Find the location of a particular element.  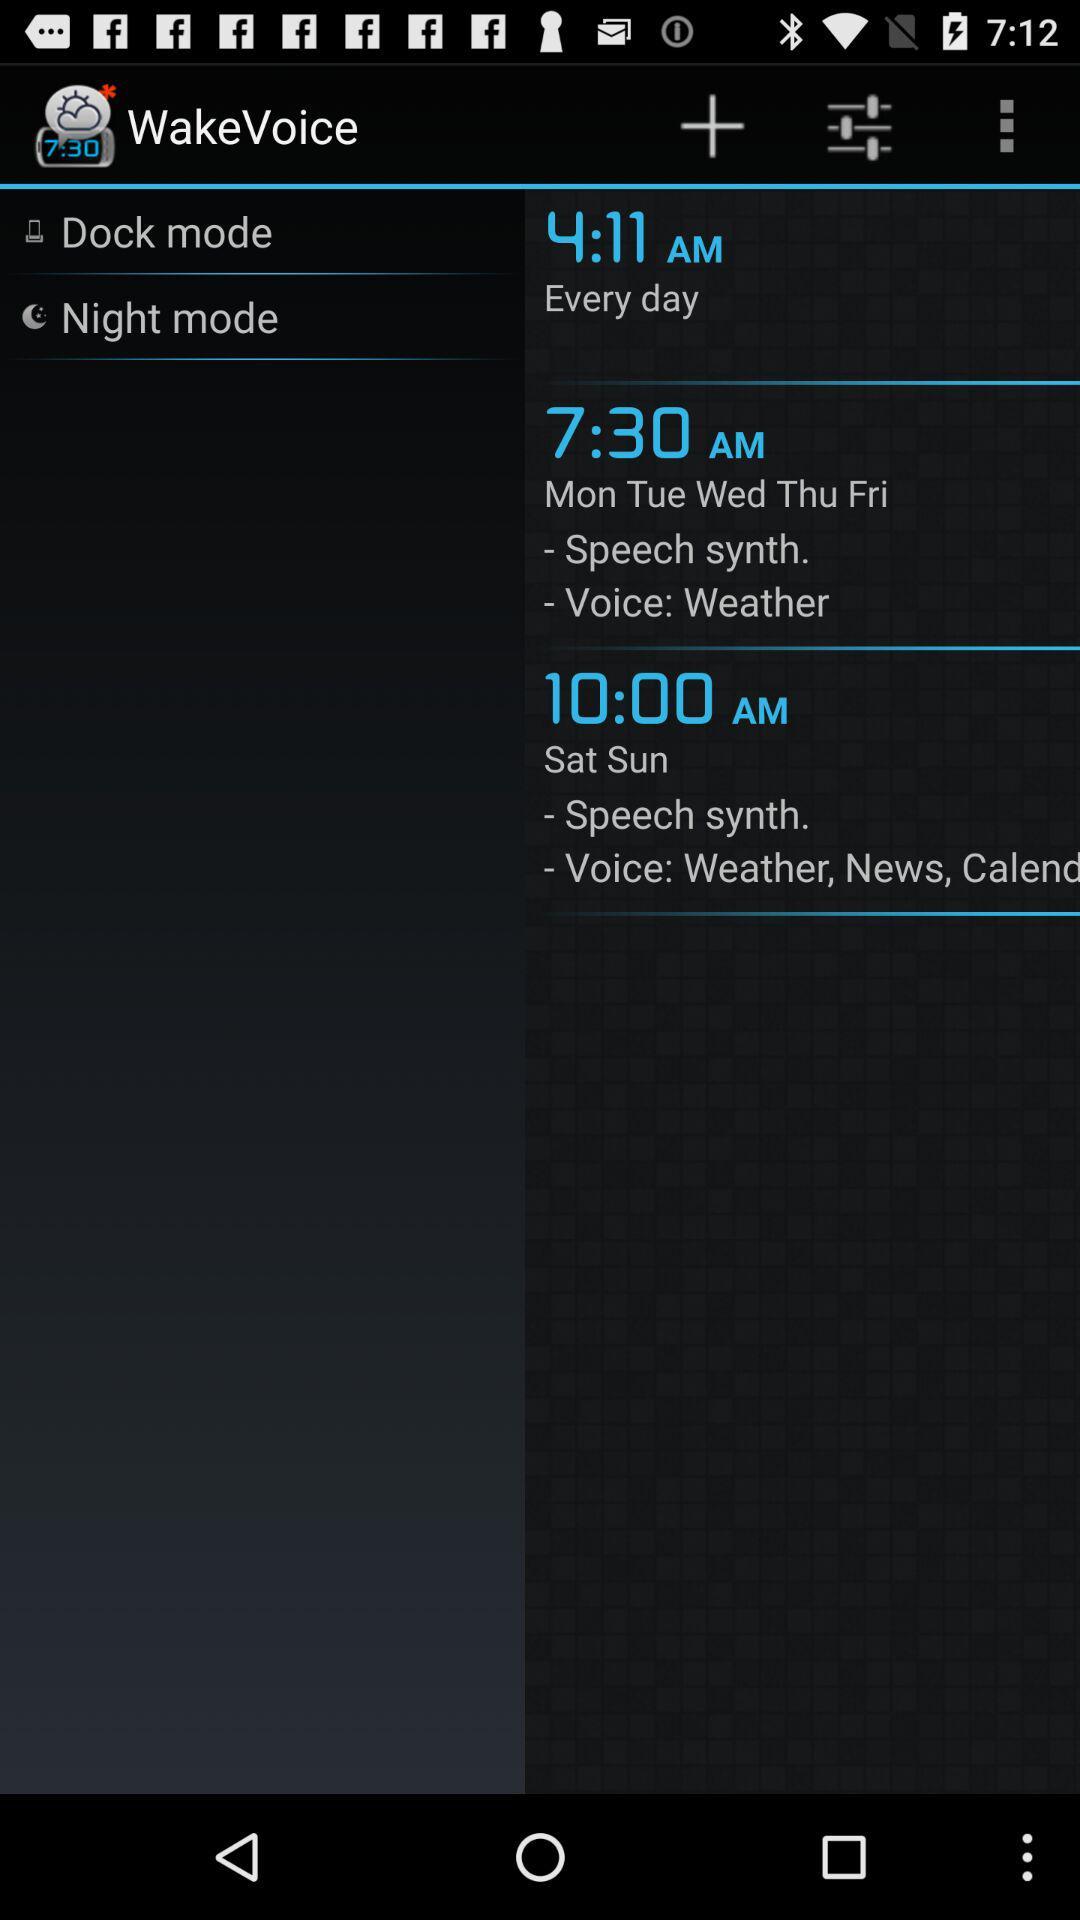

app next to the 4:11 icon is located at coordinates (168, 315).